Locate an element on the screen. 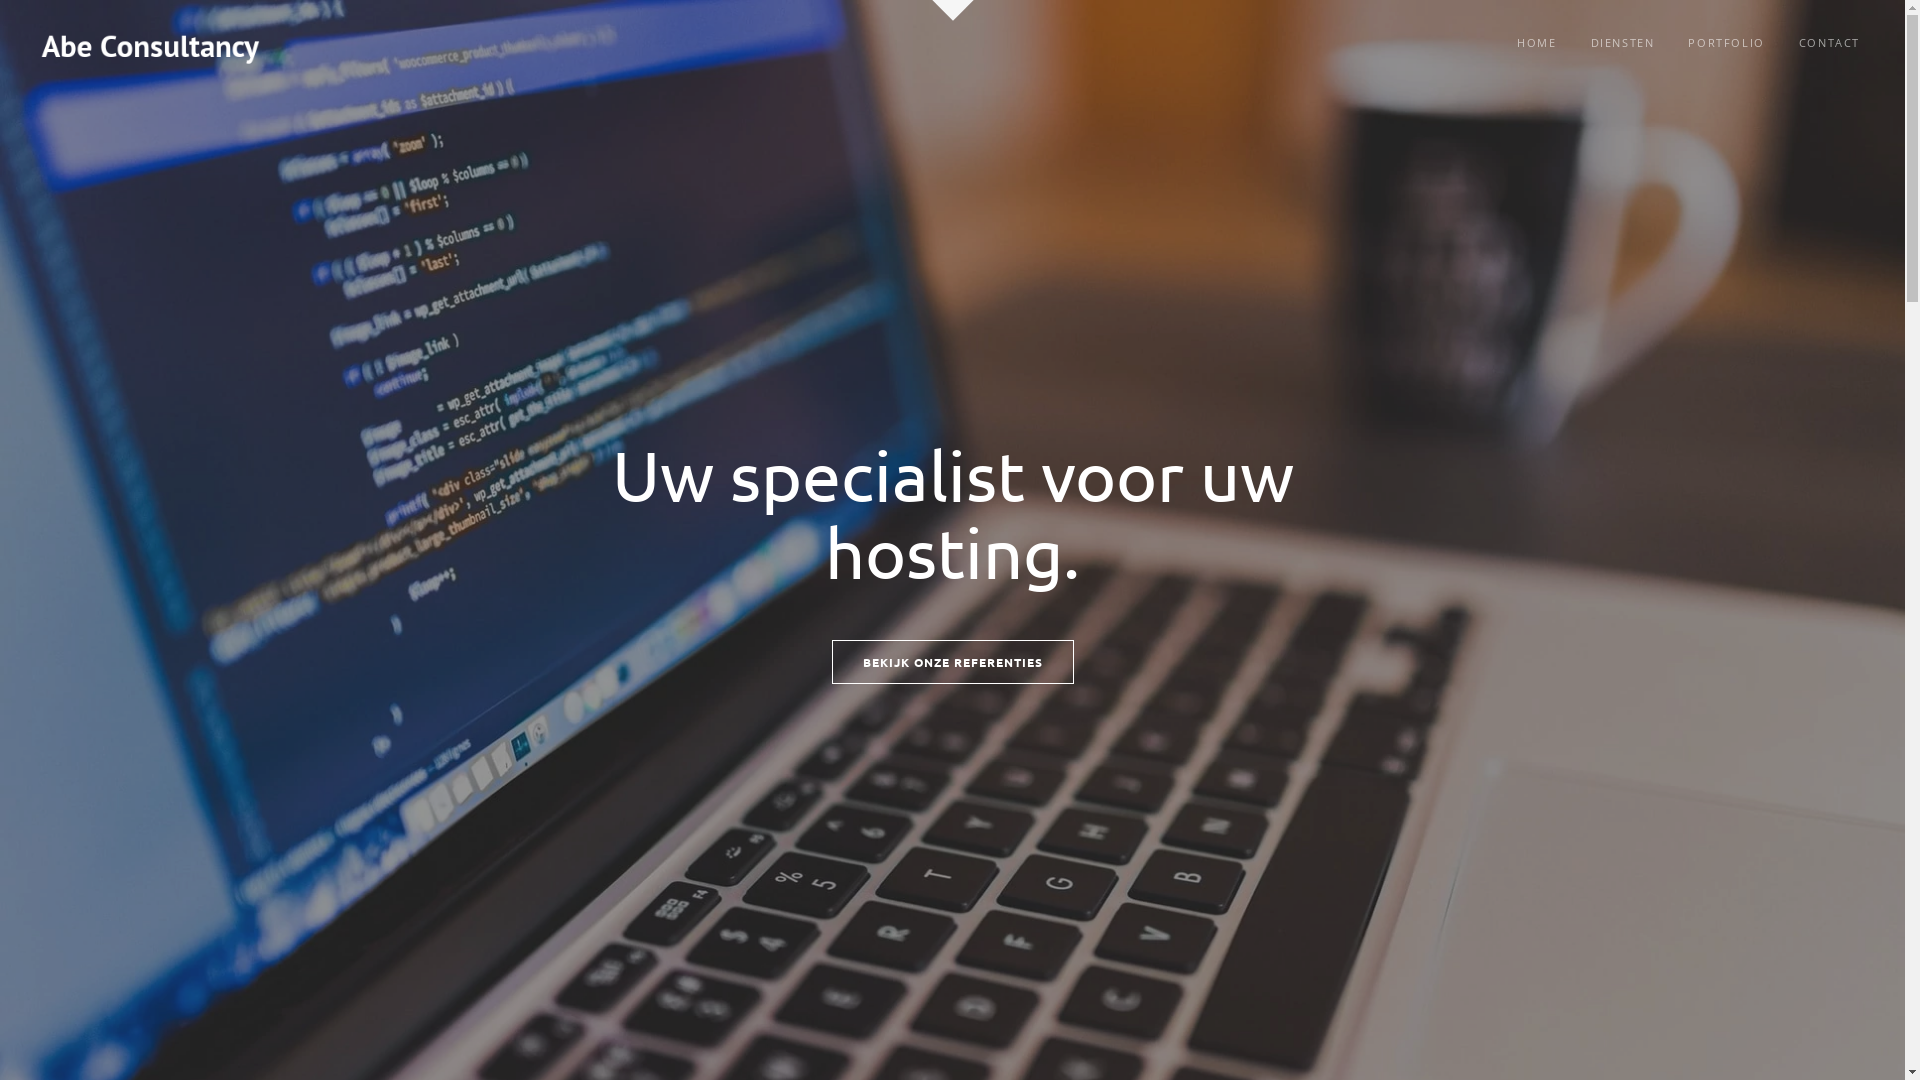  'BEKIJK ONZE REFERENTIES' is located at coordinates (952, 662).